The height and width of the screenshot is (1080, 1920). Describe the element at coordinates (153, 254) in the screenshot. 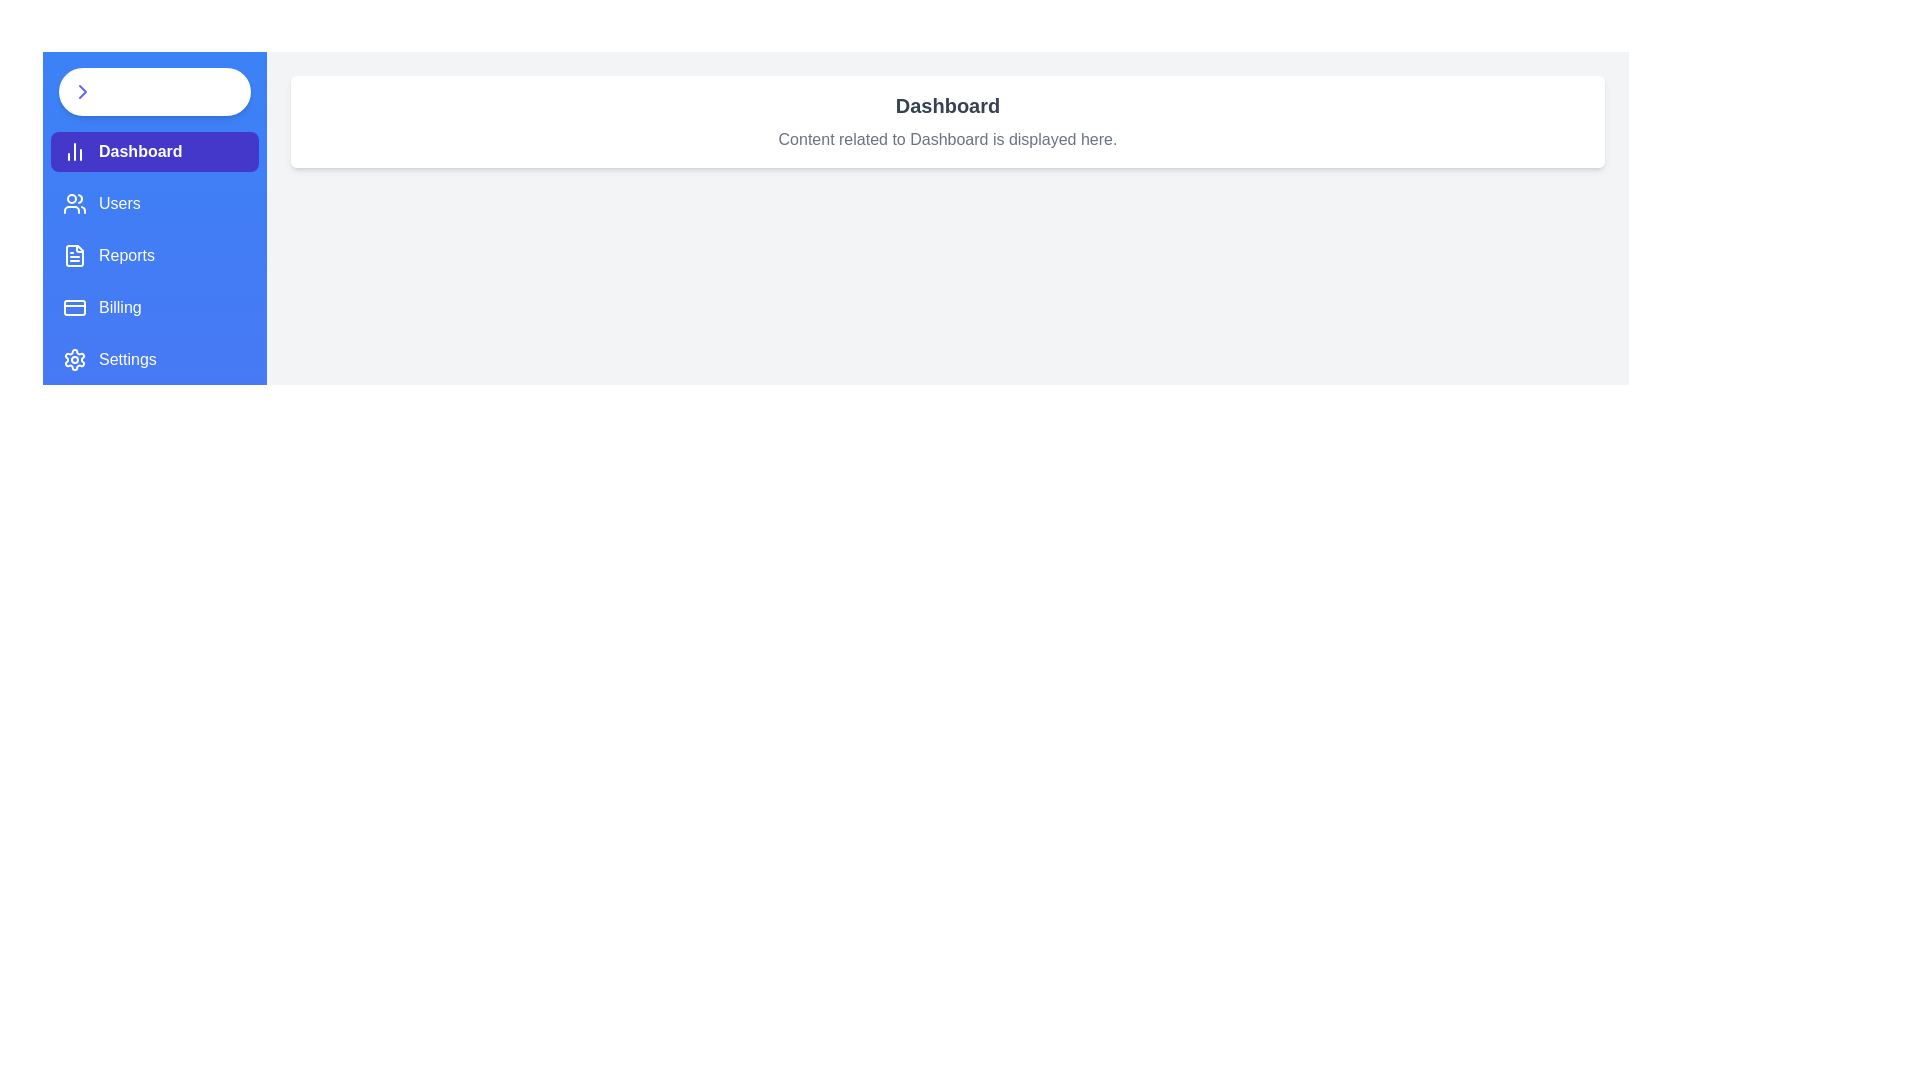

I see `the tab labeled Reports from the sidebar` at that location.